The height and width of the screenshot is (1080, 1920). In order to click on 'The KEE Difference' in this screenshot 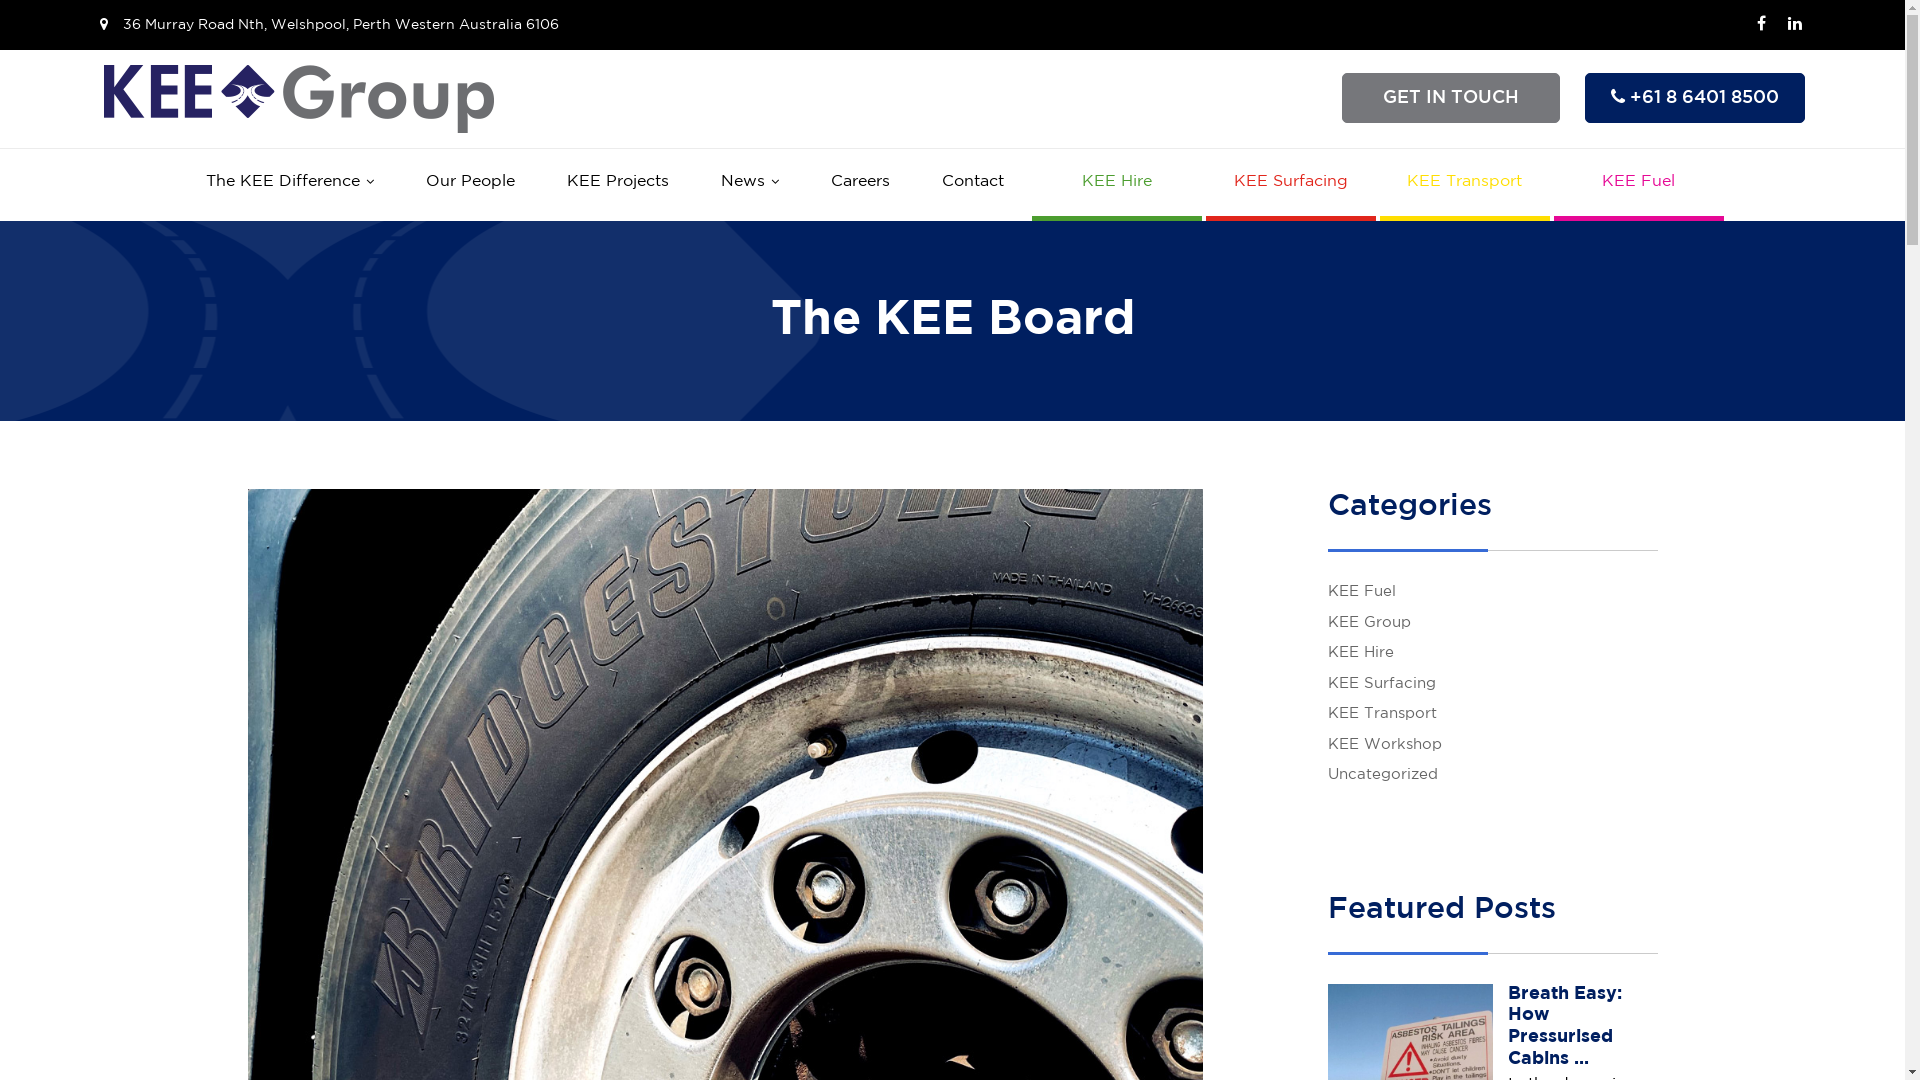, I will do `click(288, 181)`.